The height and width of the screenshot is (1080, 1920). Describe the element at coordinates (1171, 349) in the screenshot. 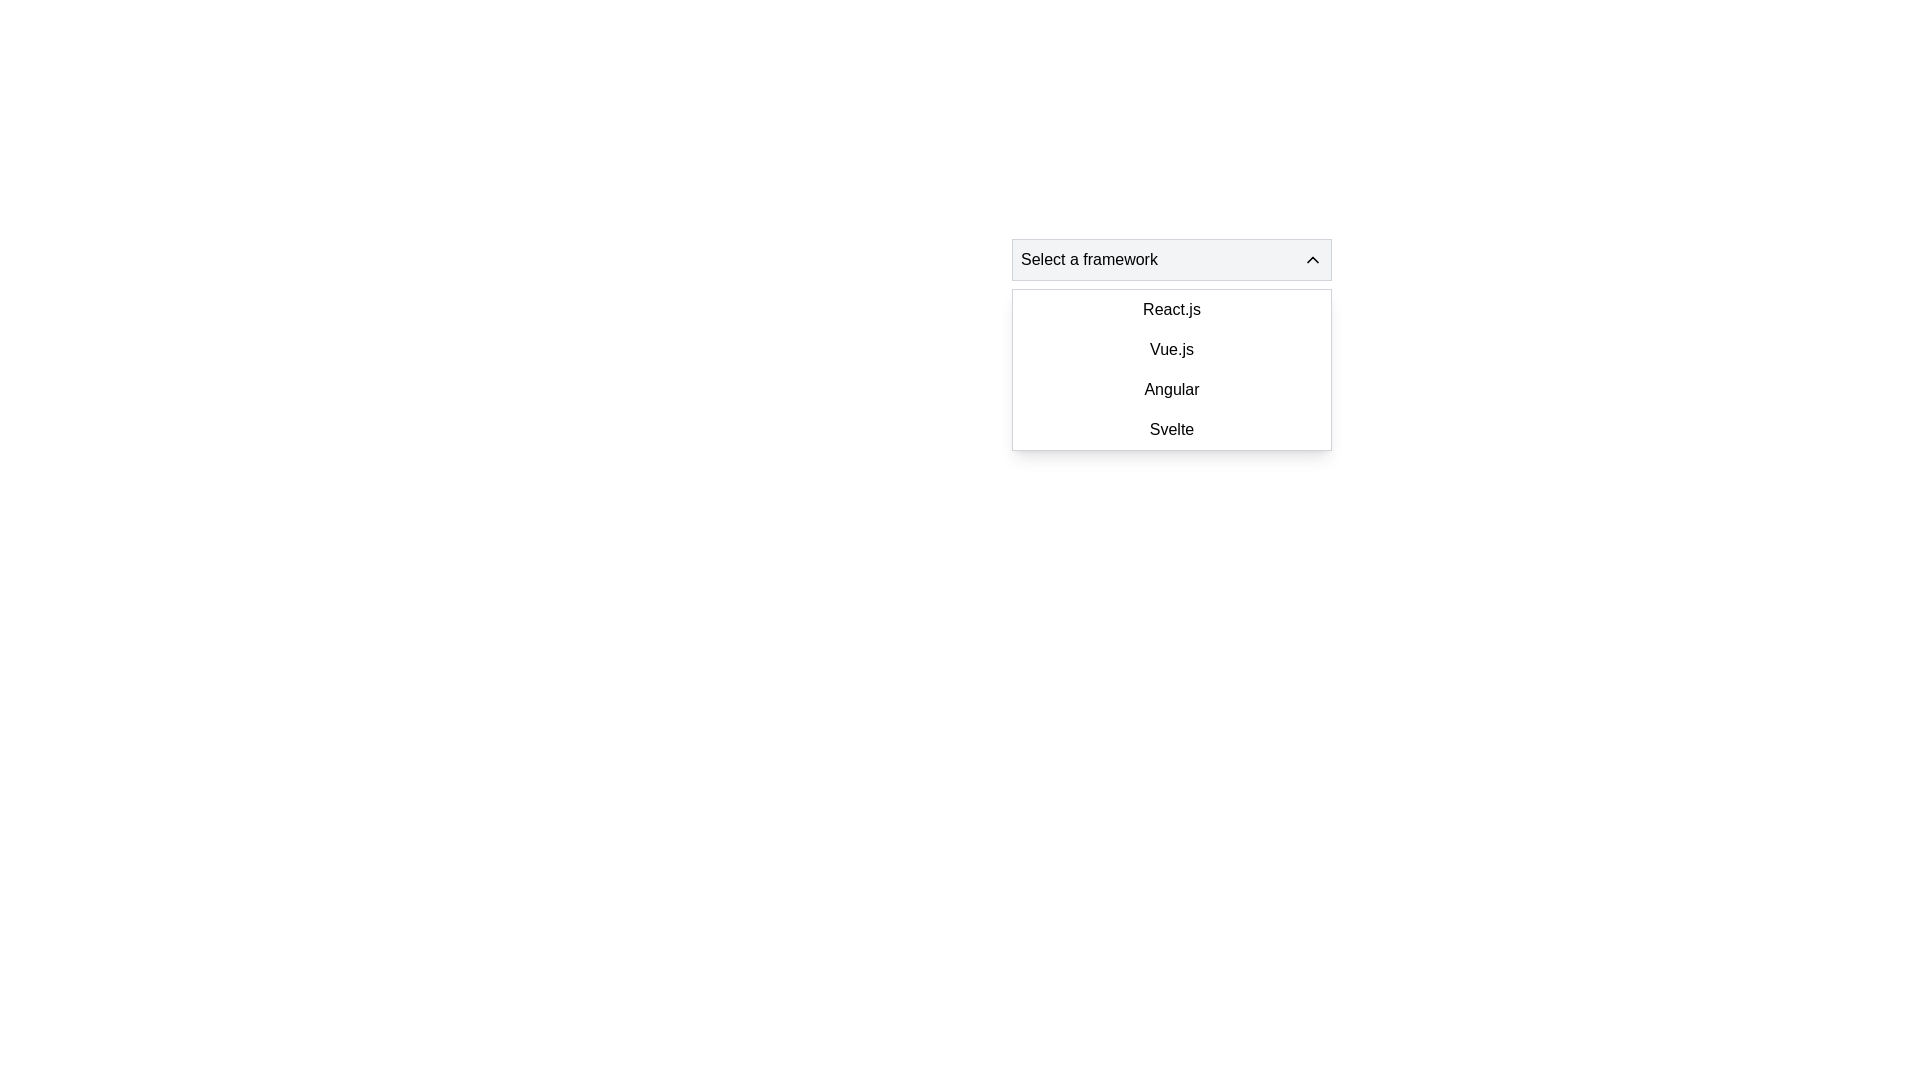

I see `the second item in the dropdown menu, which displays 'Vue.js'` at that location.